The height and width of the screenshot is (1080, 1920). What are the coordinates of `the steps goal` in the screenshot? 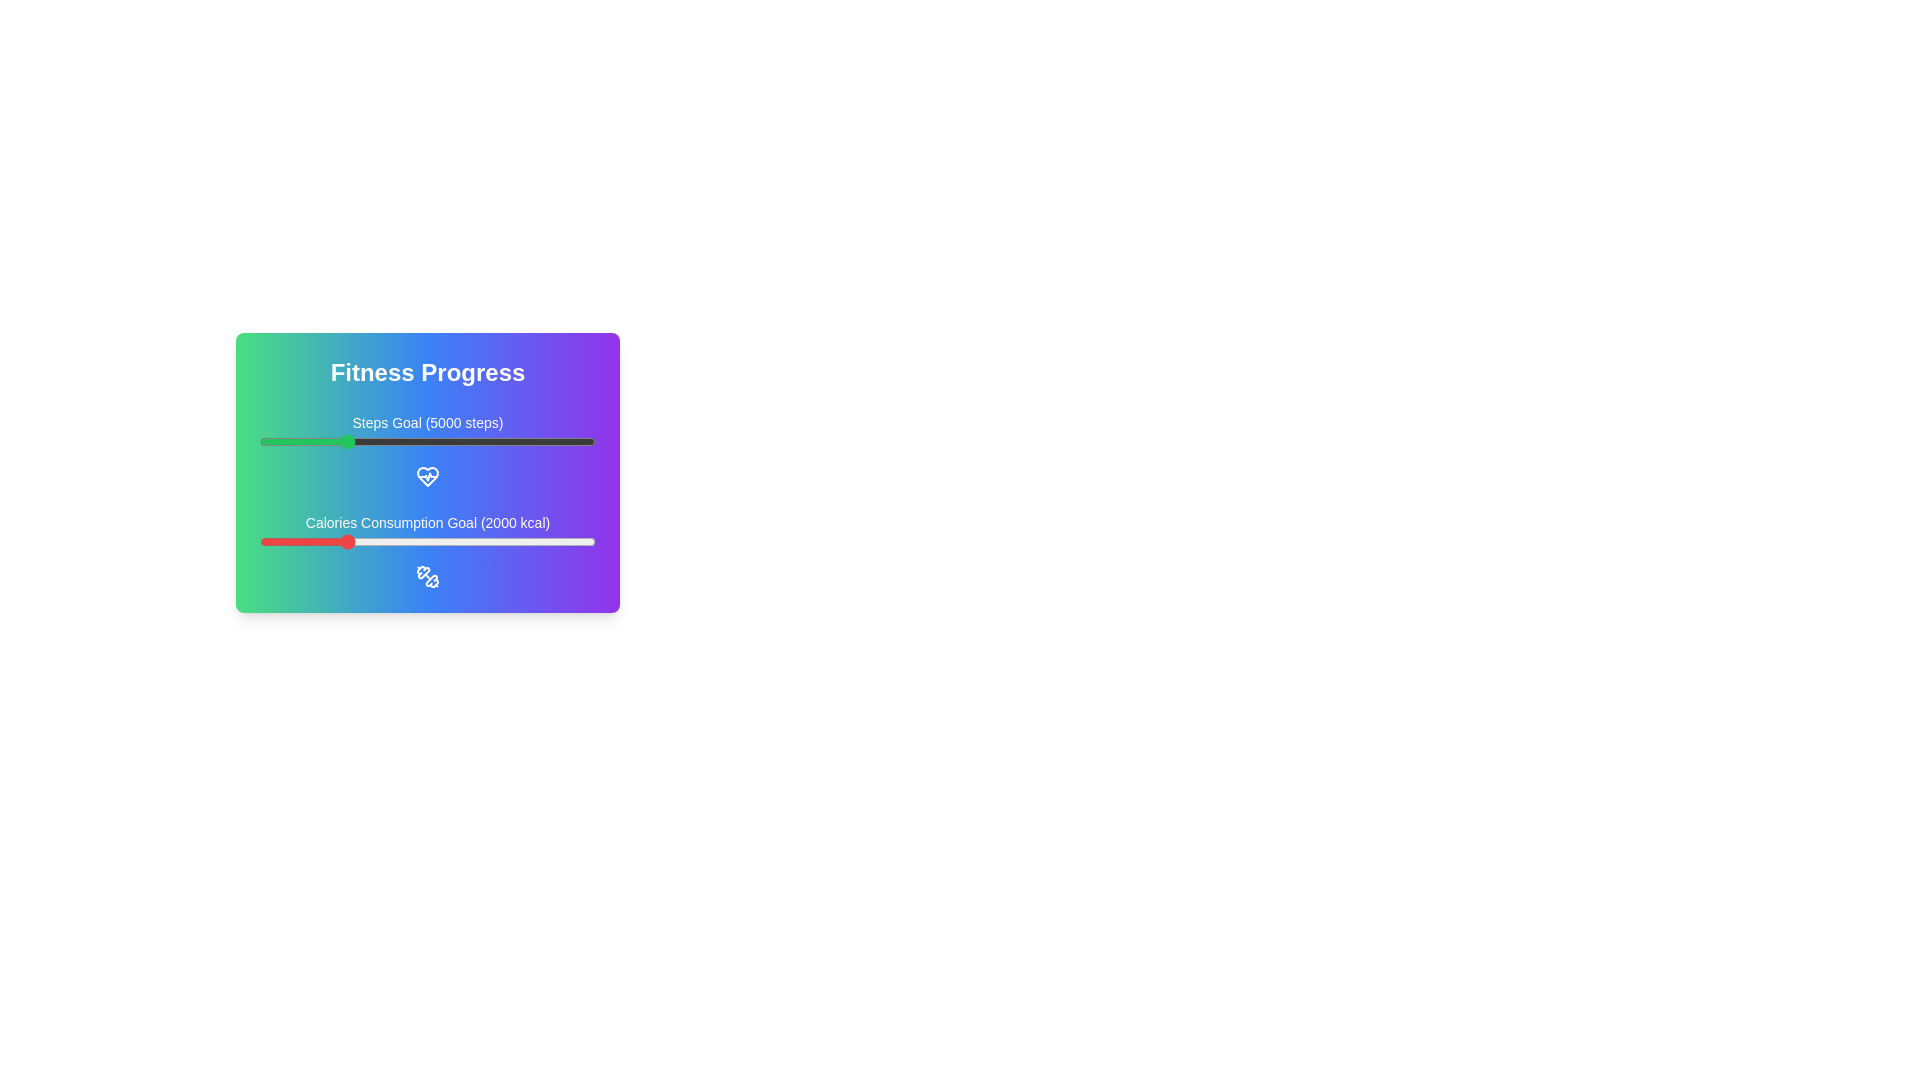 It's located at (371, 441).